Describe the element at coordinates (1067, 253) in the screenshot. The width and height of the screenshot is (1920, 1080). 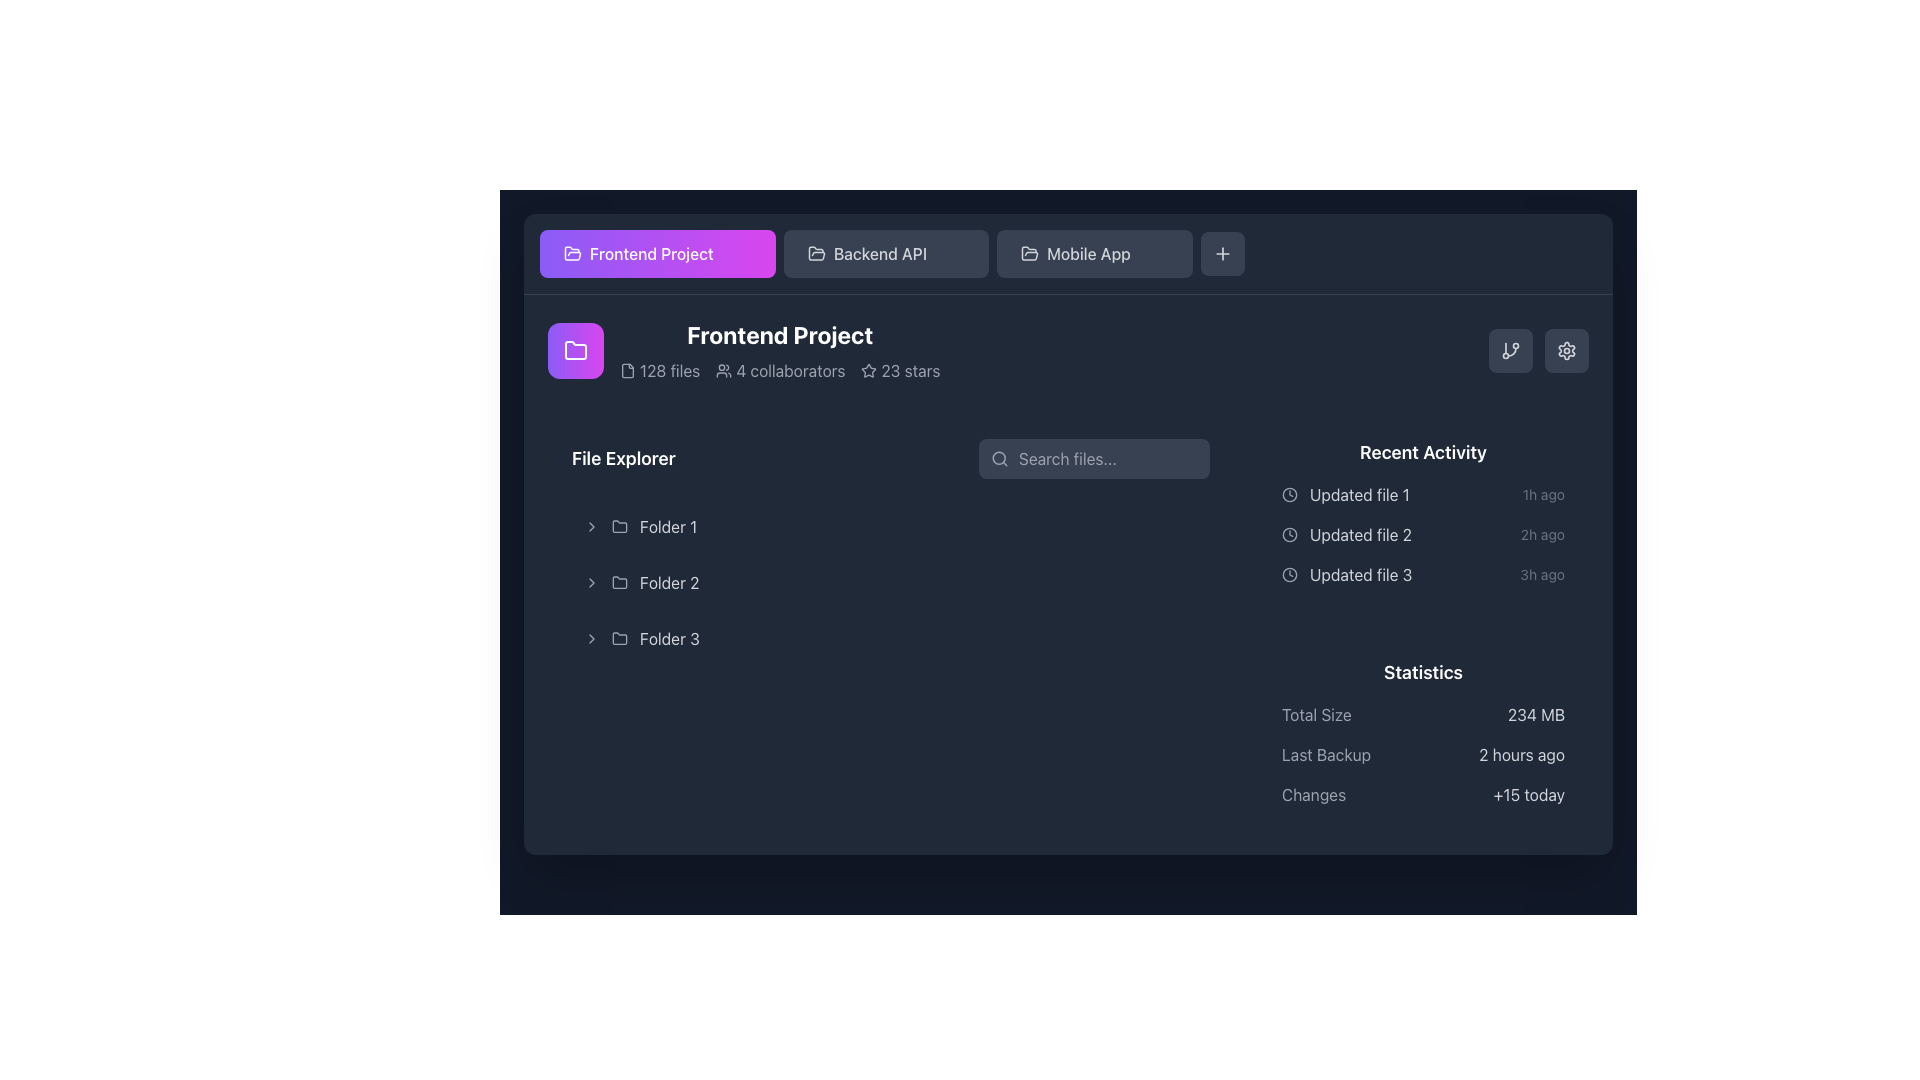
I see `the 'Frontend Project' button` at that location.